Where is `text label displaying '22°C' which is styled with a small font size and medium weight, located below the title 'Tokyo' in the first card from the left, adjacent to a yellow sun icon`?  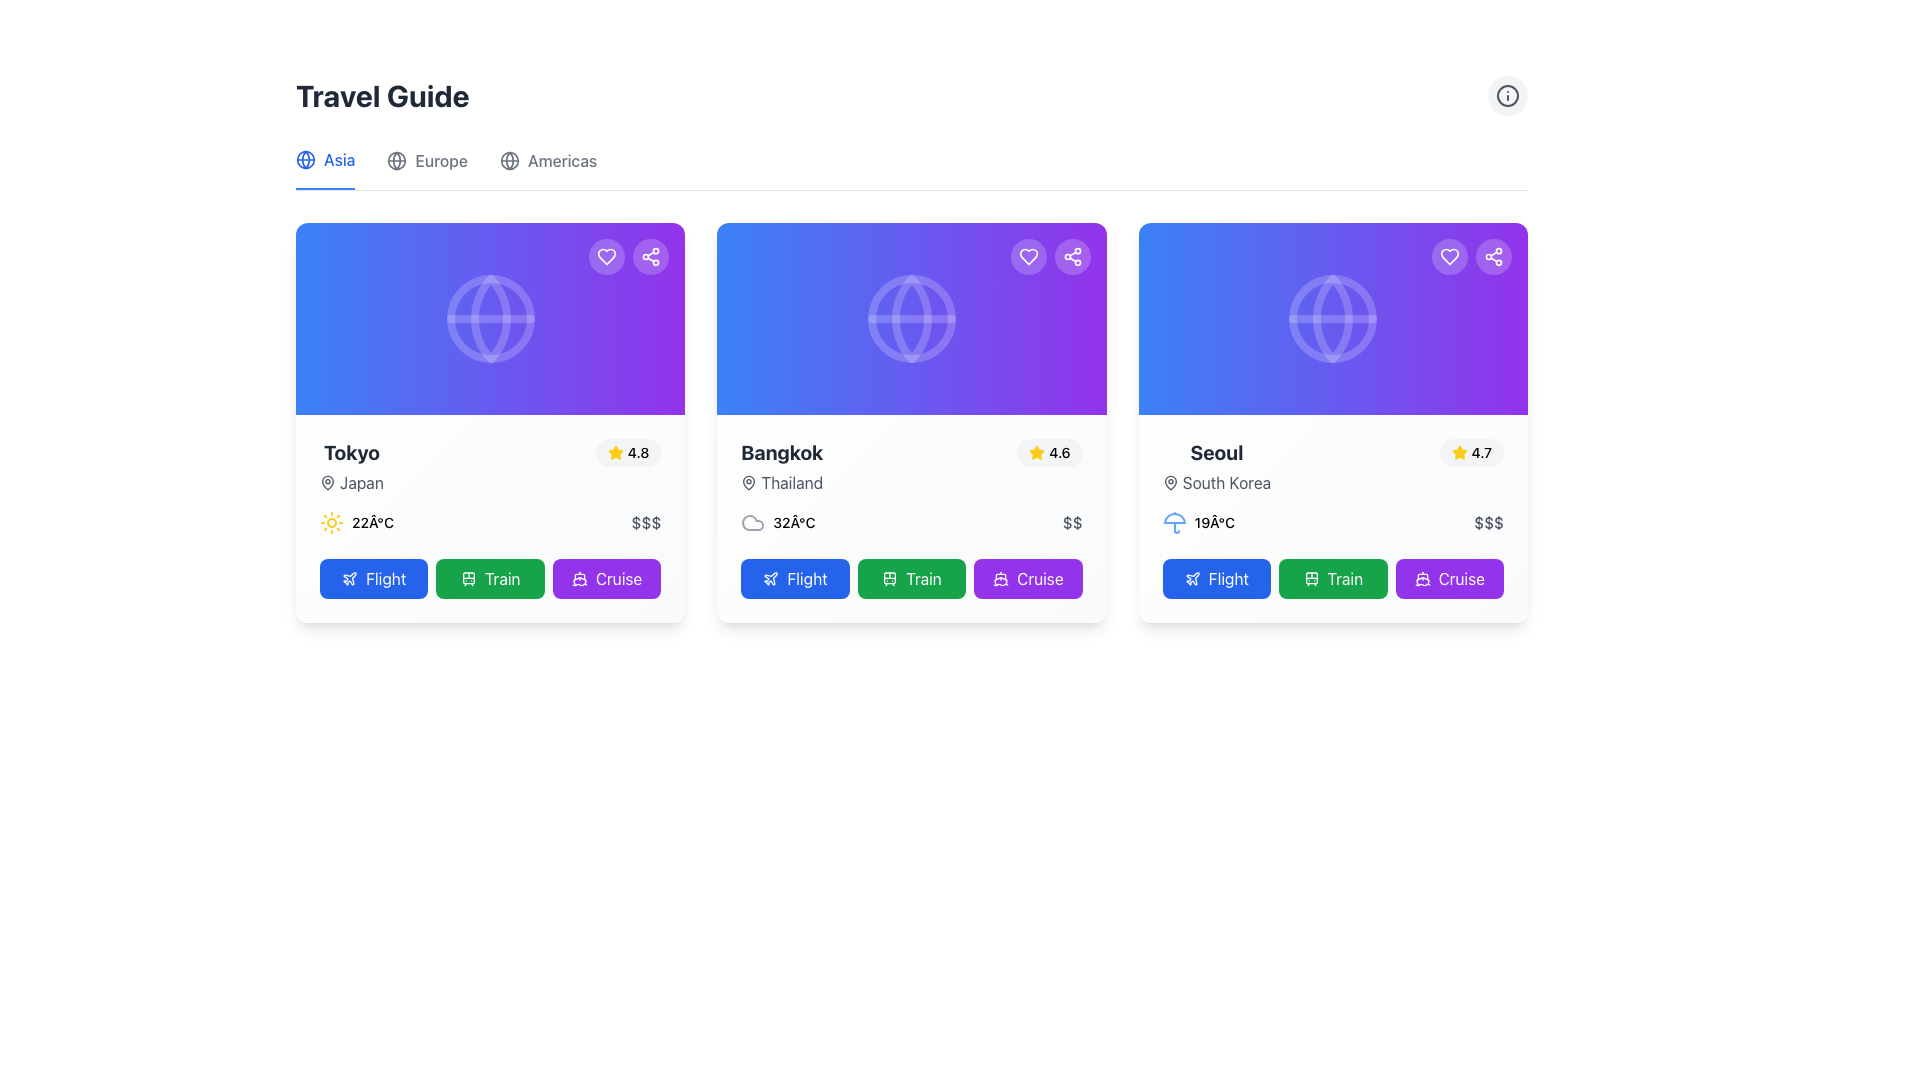
text label displaying '22°C' which is styled with a small font size and medium weight, located below the title 'Tokyo' in the first card from the left, adjacent to a yellow sun icon is located at coordinates (373, 522).